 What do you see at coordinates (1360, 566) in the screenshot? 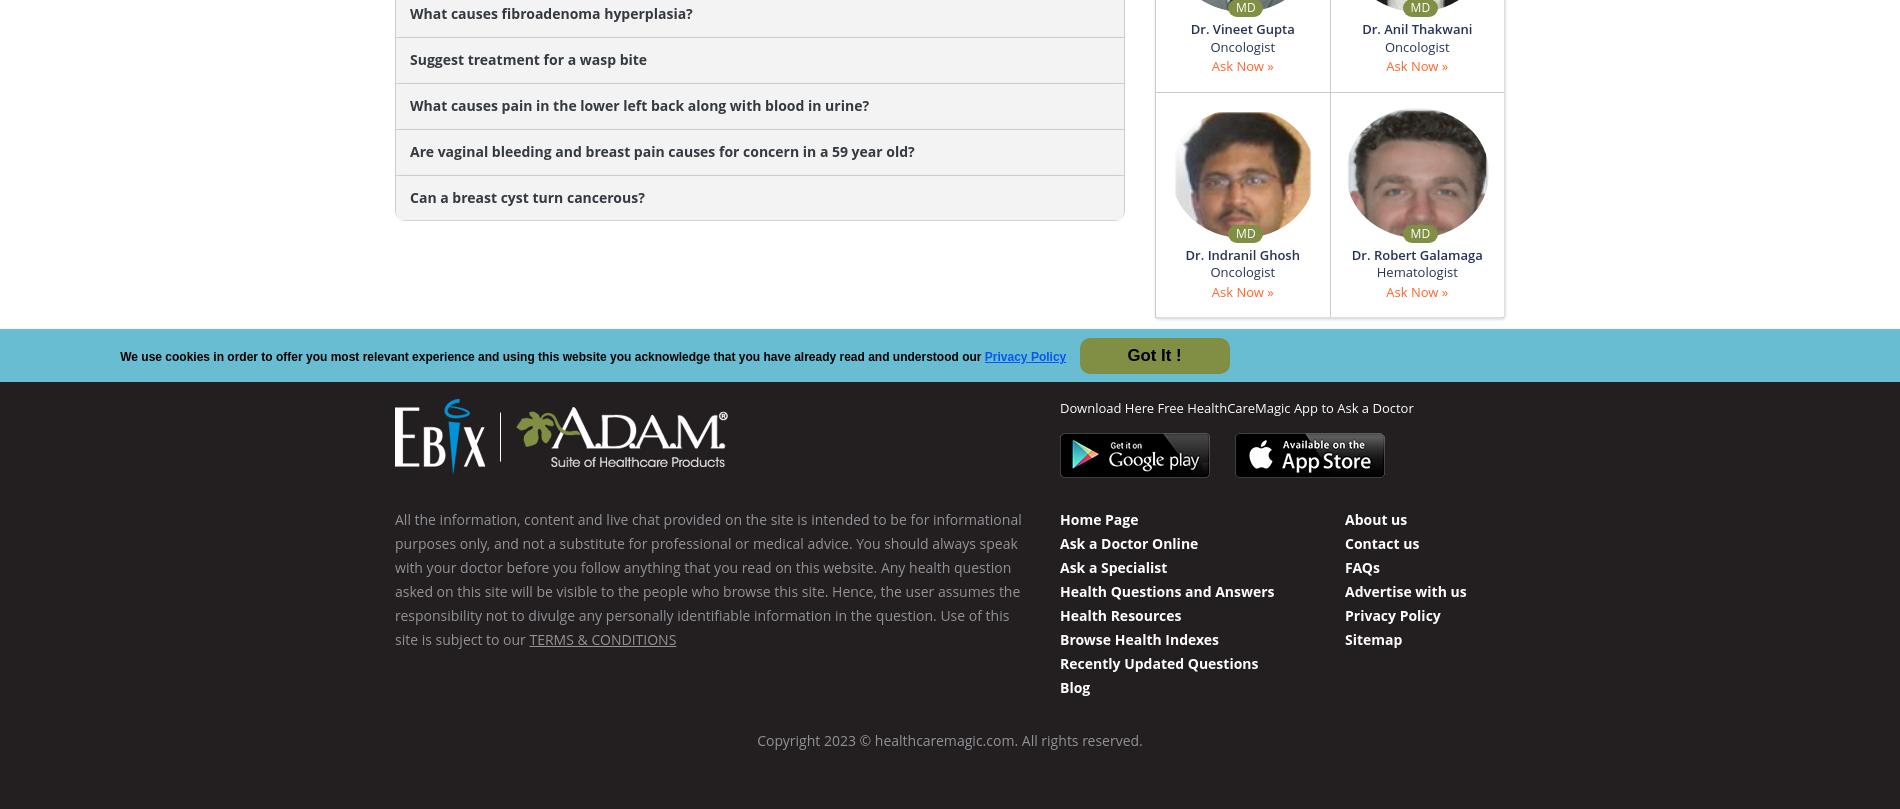
I see `'FAQs'` at bounding box center [1360, 566].